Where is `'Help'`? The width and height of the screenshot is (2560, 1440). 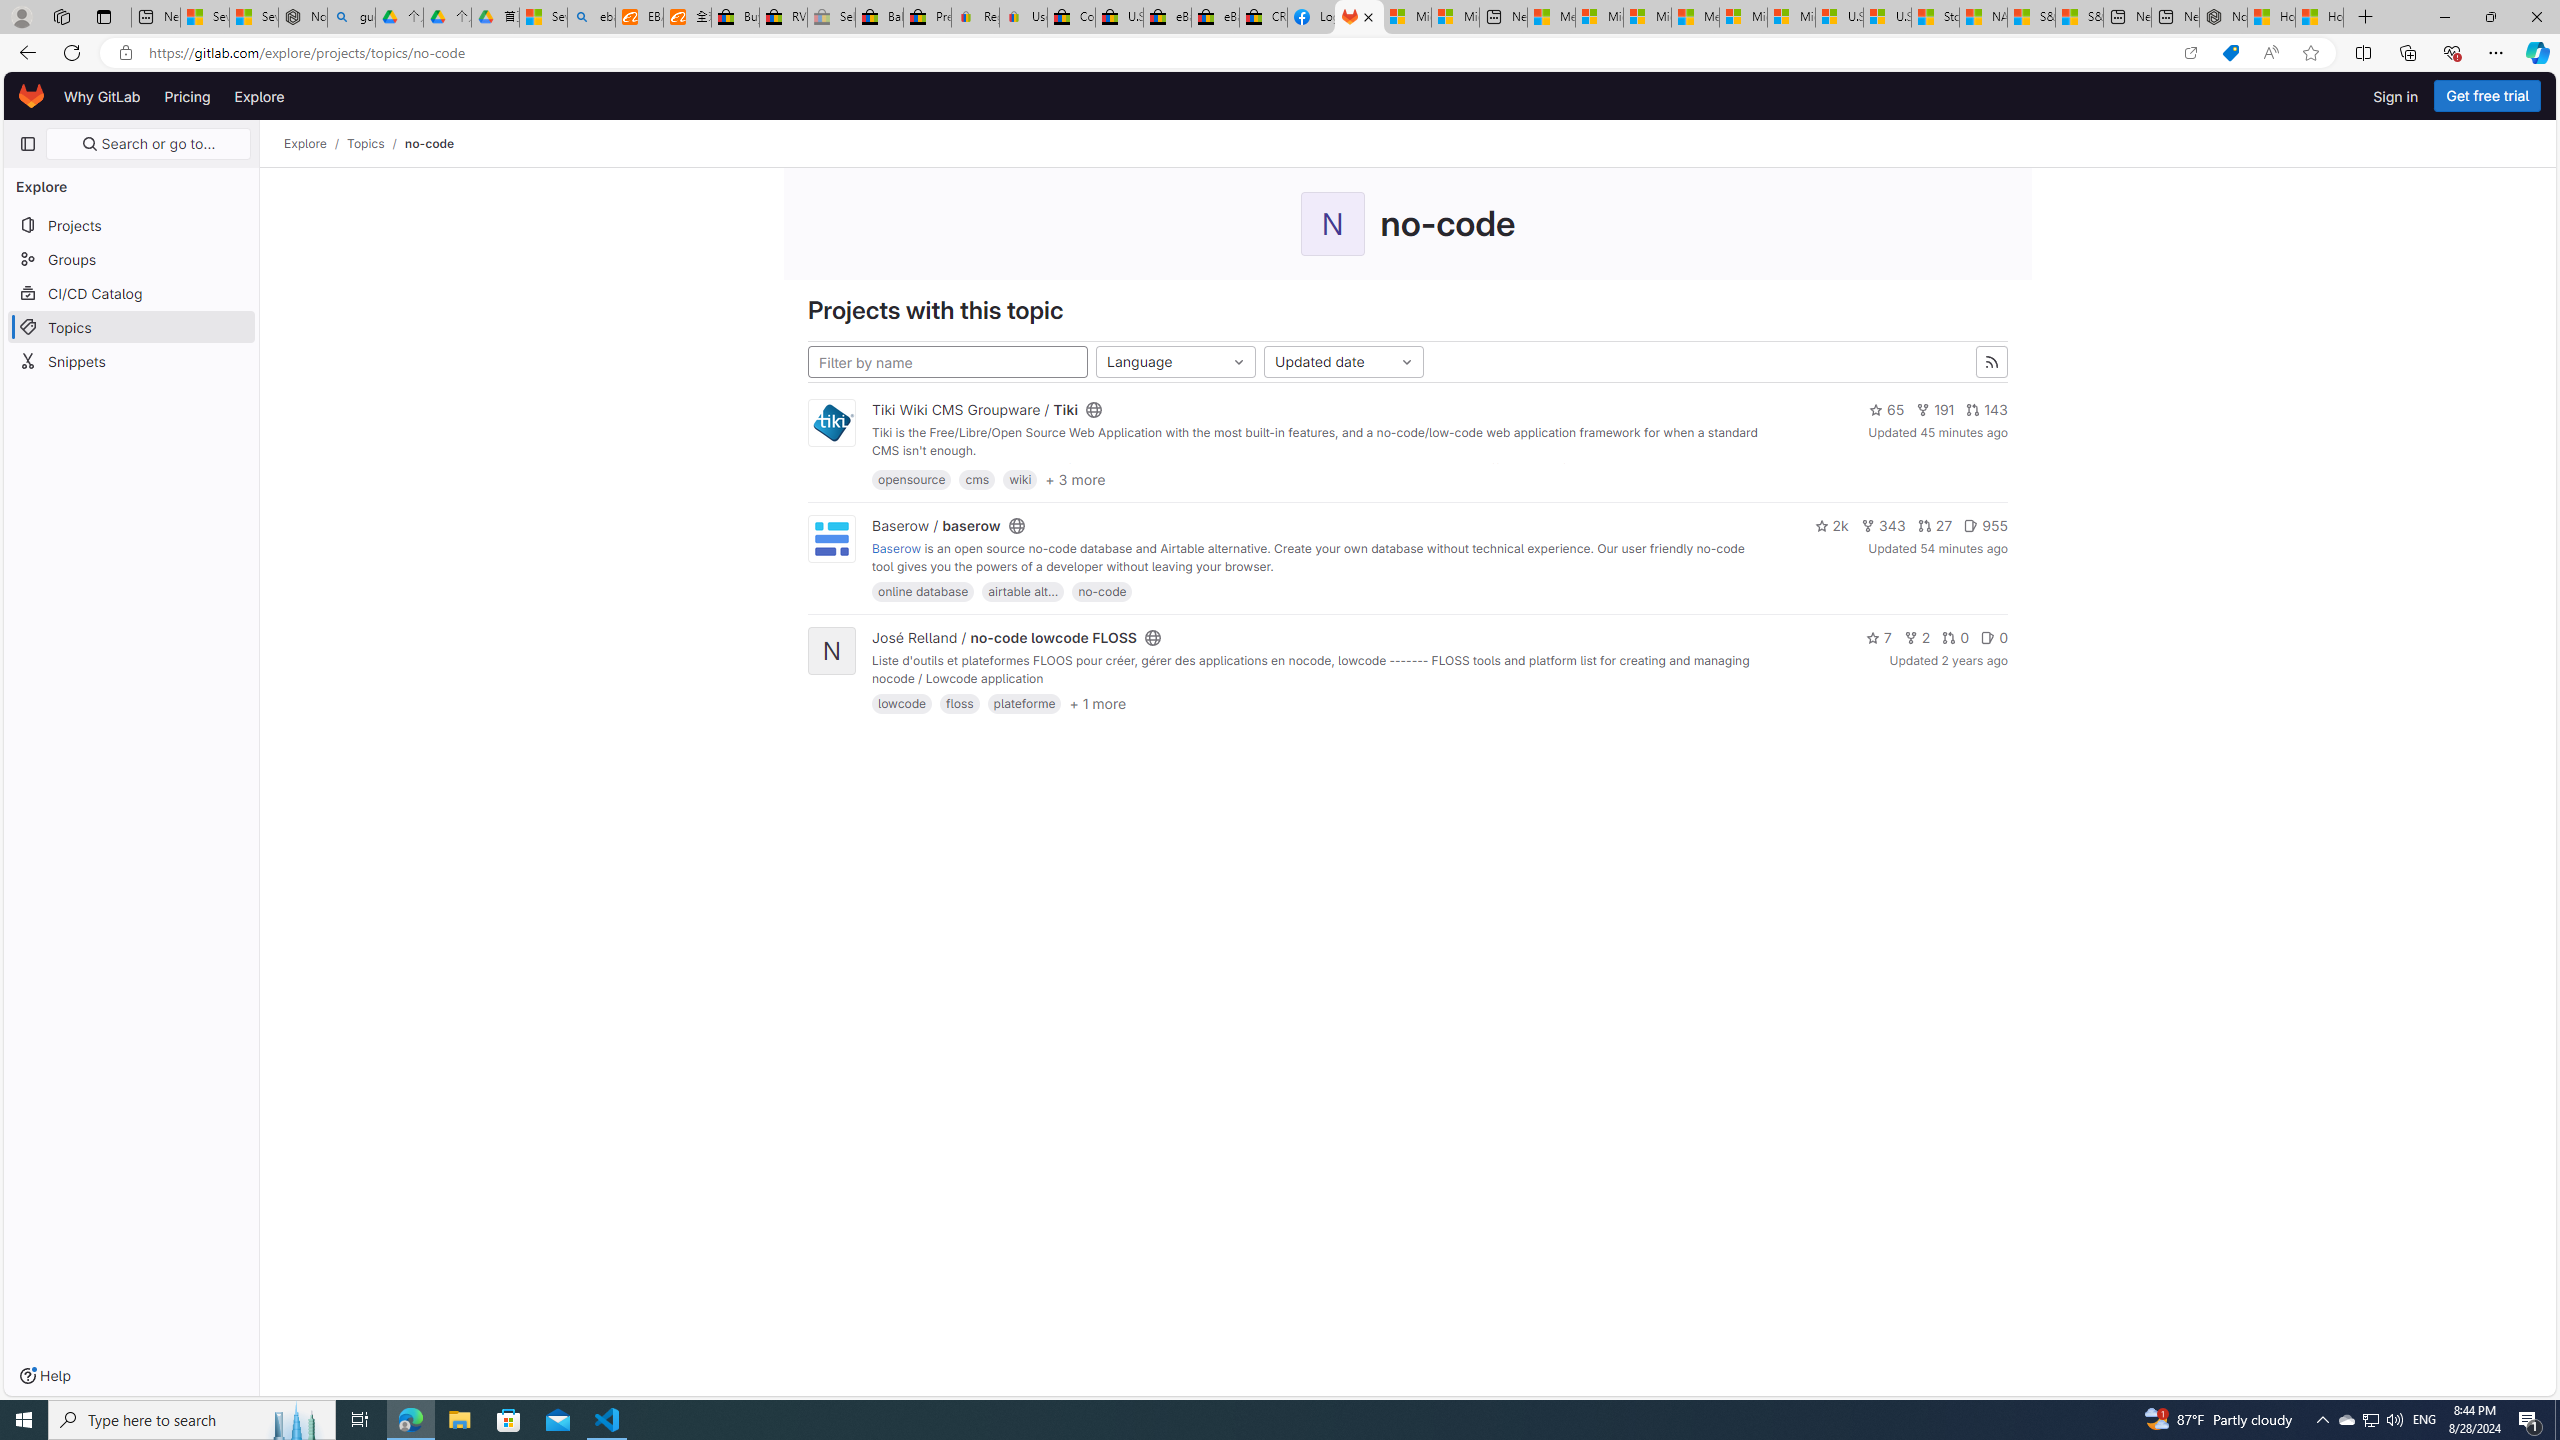 'Help' is located at coordinates (44, 1374).